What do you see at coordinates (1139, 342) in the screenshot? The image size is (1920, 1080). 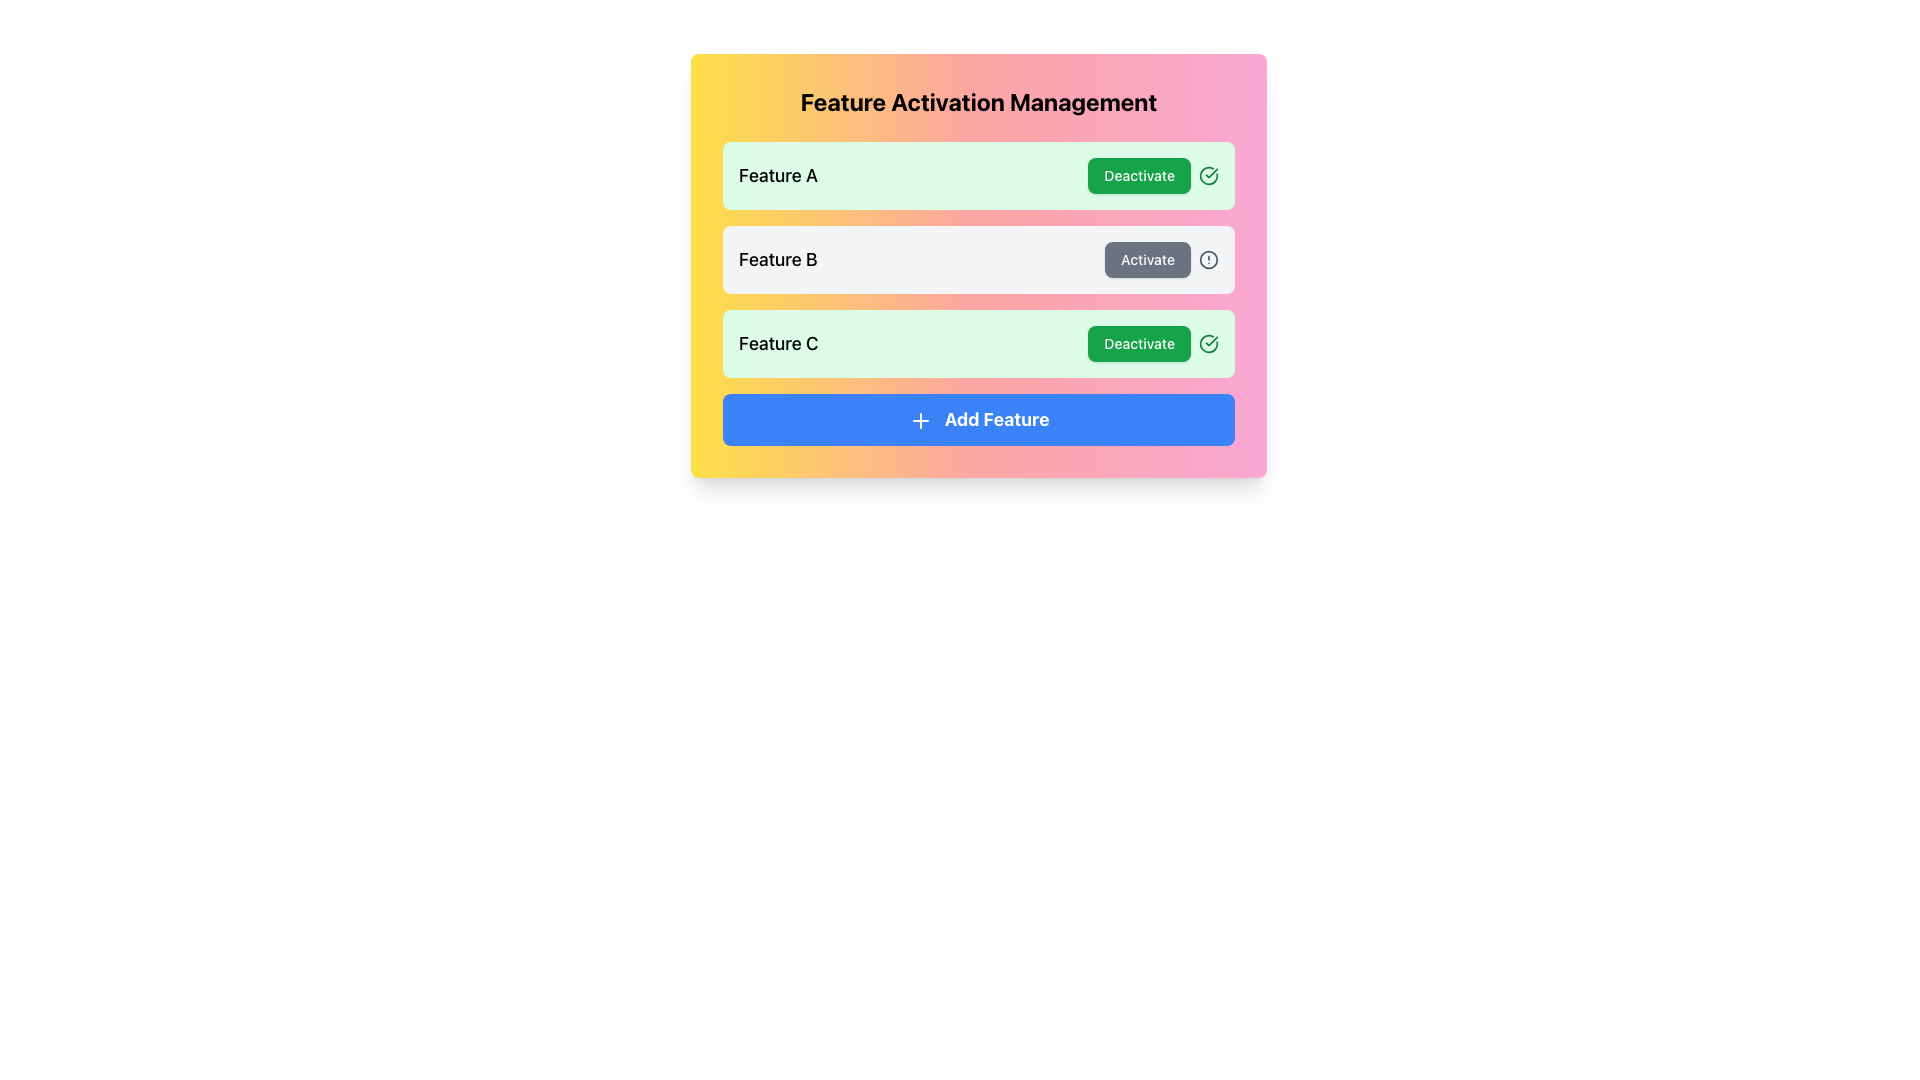 I see `the button positioned at the end of the row for 'Feature C'` at bounding box center [1139, 342].